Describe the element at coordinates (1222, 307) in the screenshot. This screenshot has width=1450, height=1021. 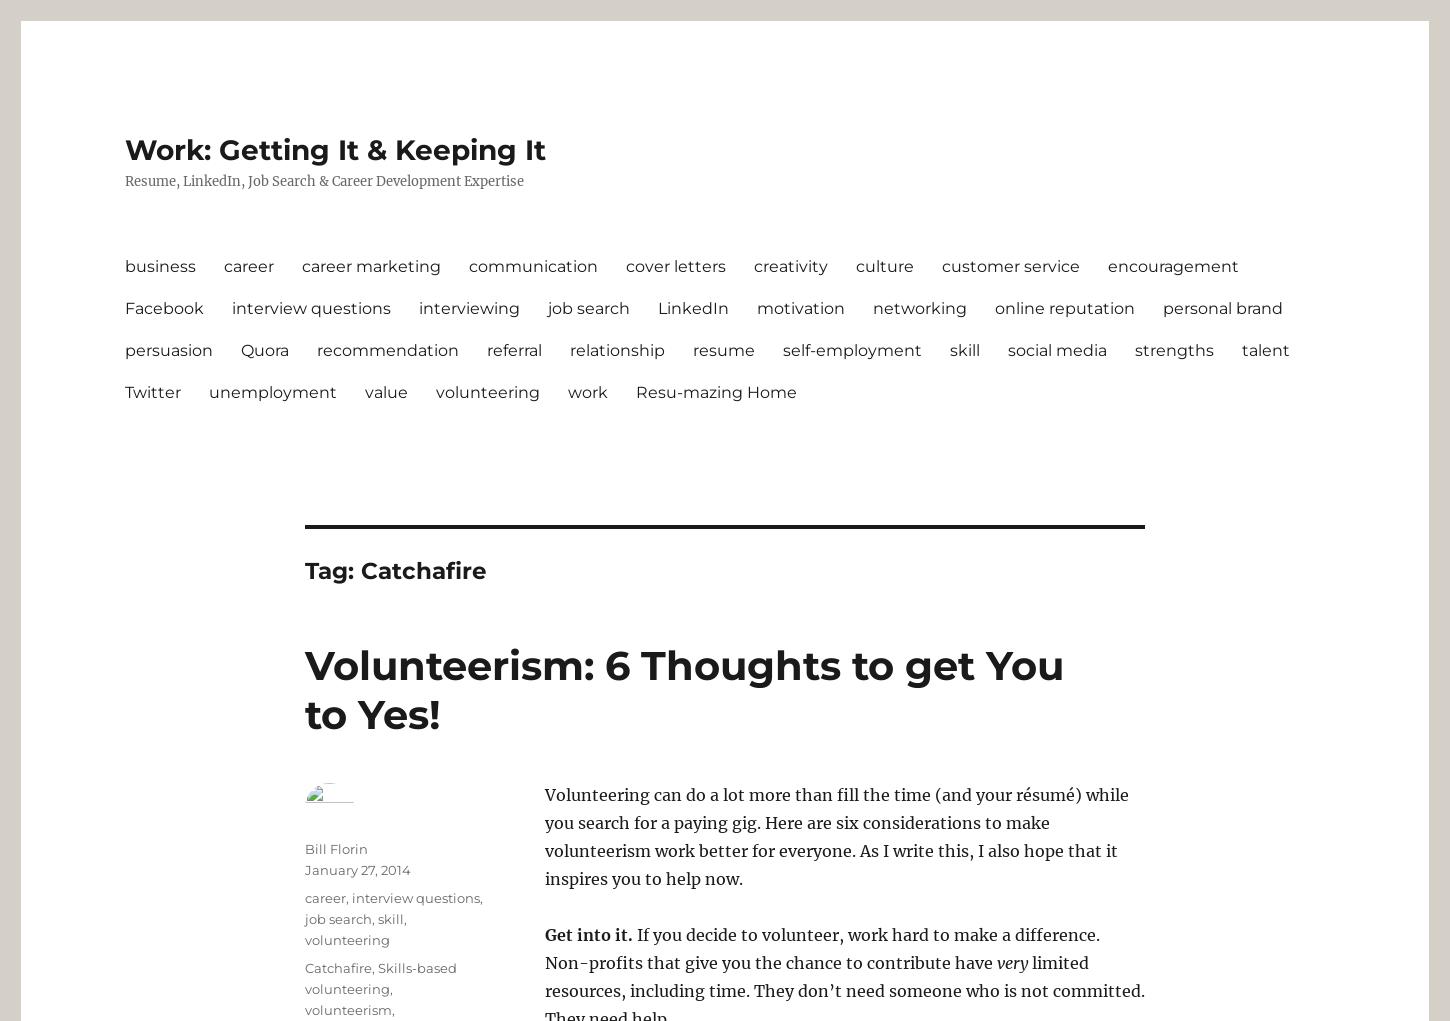
I see `'personal brand'` at that location.